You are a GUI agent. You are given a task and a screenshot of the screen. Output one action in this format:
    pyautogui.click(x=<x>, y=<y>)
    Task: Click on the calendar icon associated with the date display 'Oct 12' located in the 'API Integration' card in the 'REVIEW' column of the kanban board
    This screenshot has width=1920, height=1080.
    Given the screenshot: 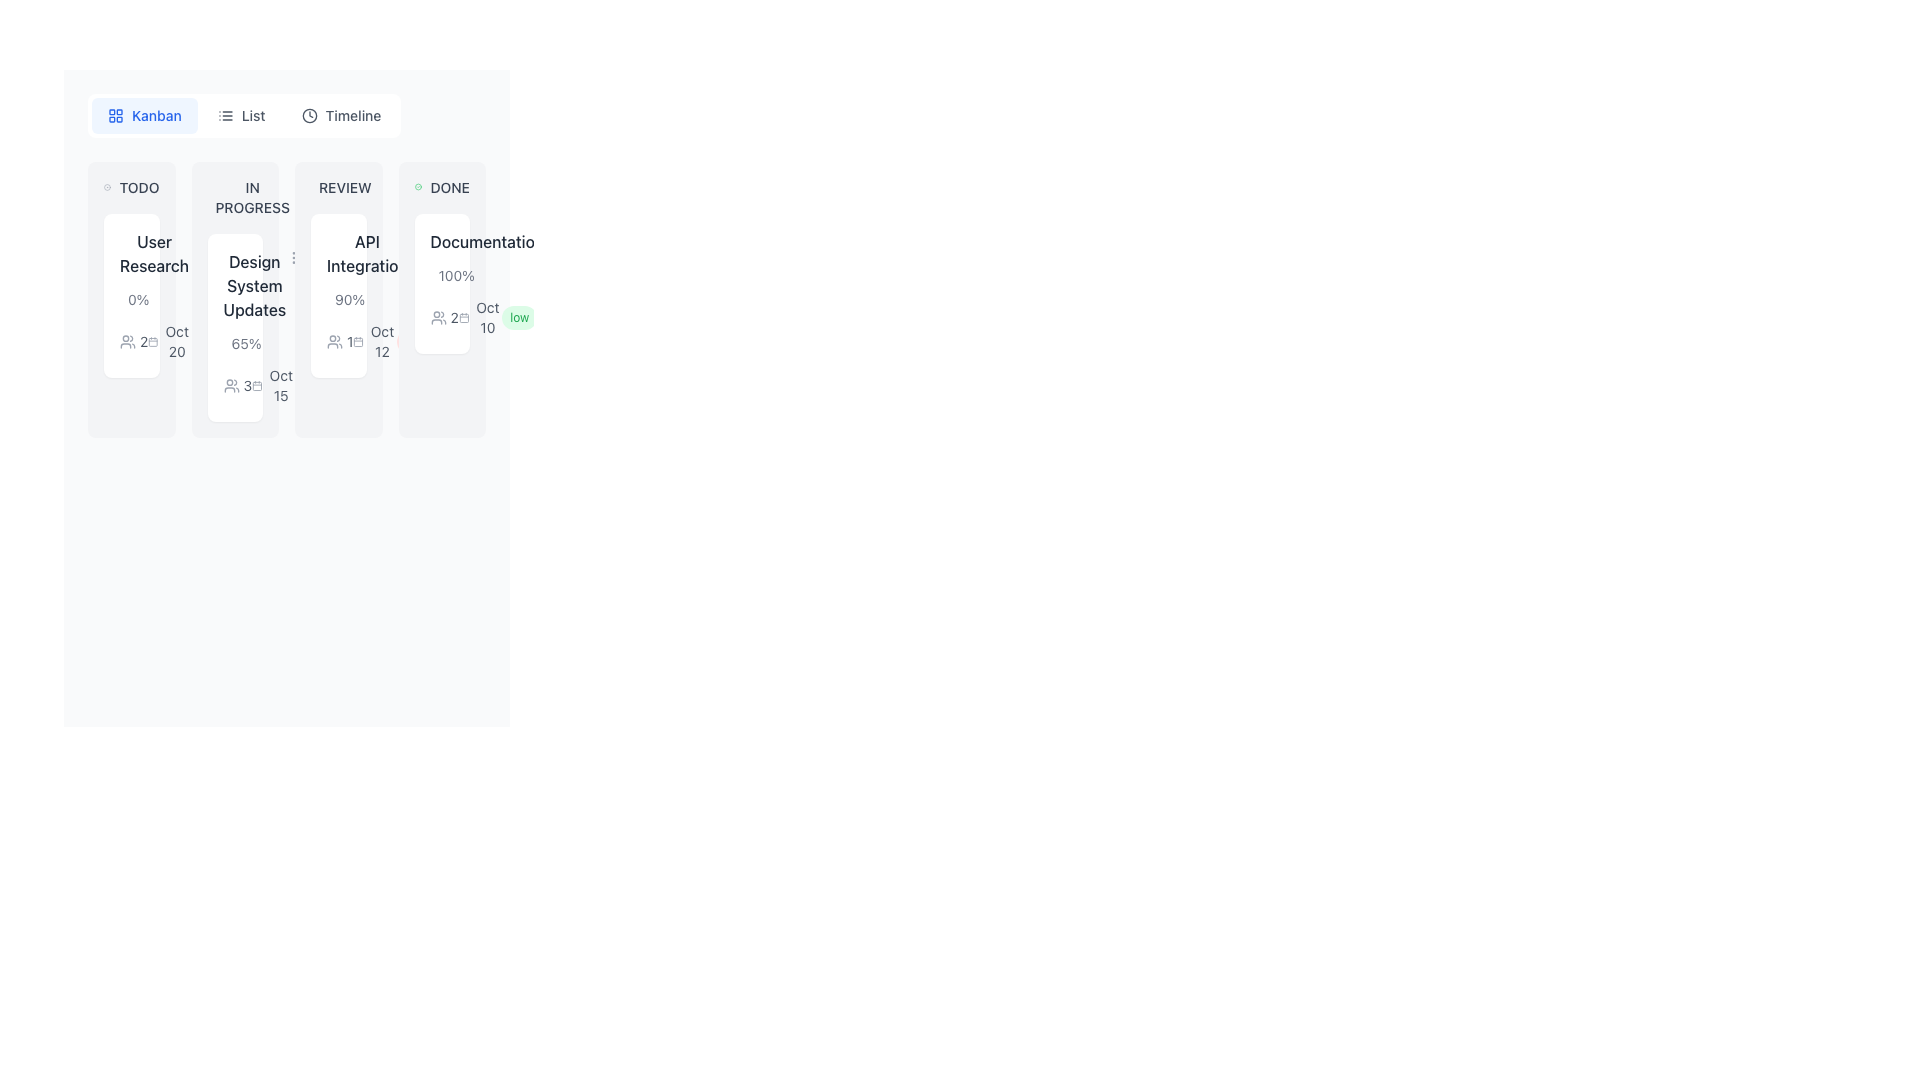 What is the action you would take?
    pyautogui.click(x=374, y=341)
    